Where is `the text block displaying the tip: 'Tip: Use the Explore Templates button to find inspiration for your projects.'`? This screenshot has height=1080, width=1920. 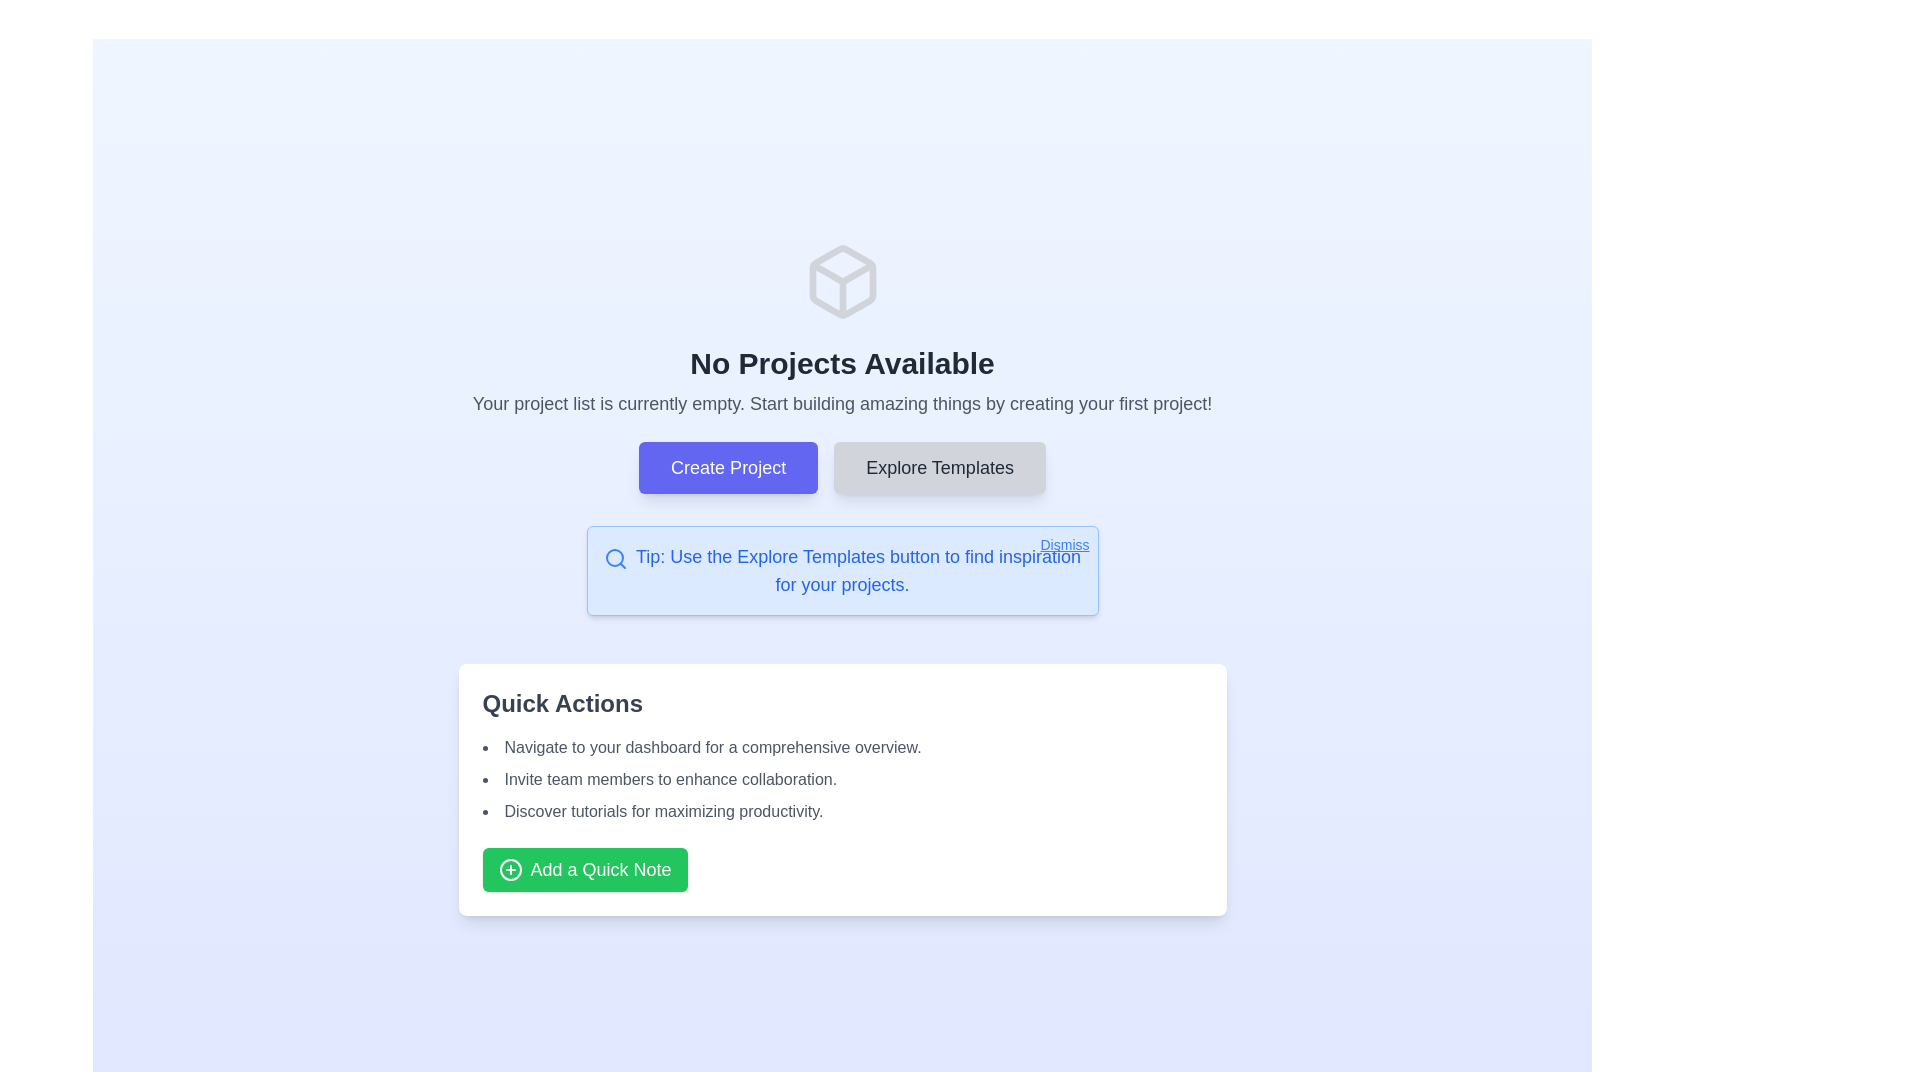 the text block displaying the tip: 'Tip: Use the Explore Templates button to find inspiration for your projects.' is located at coordinates (858, 570).